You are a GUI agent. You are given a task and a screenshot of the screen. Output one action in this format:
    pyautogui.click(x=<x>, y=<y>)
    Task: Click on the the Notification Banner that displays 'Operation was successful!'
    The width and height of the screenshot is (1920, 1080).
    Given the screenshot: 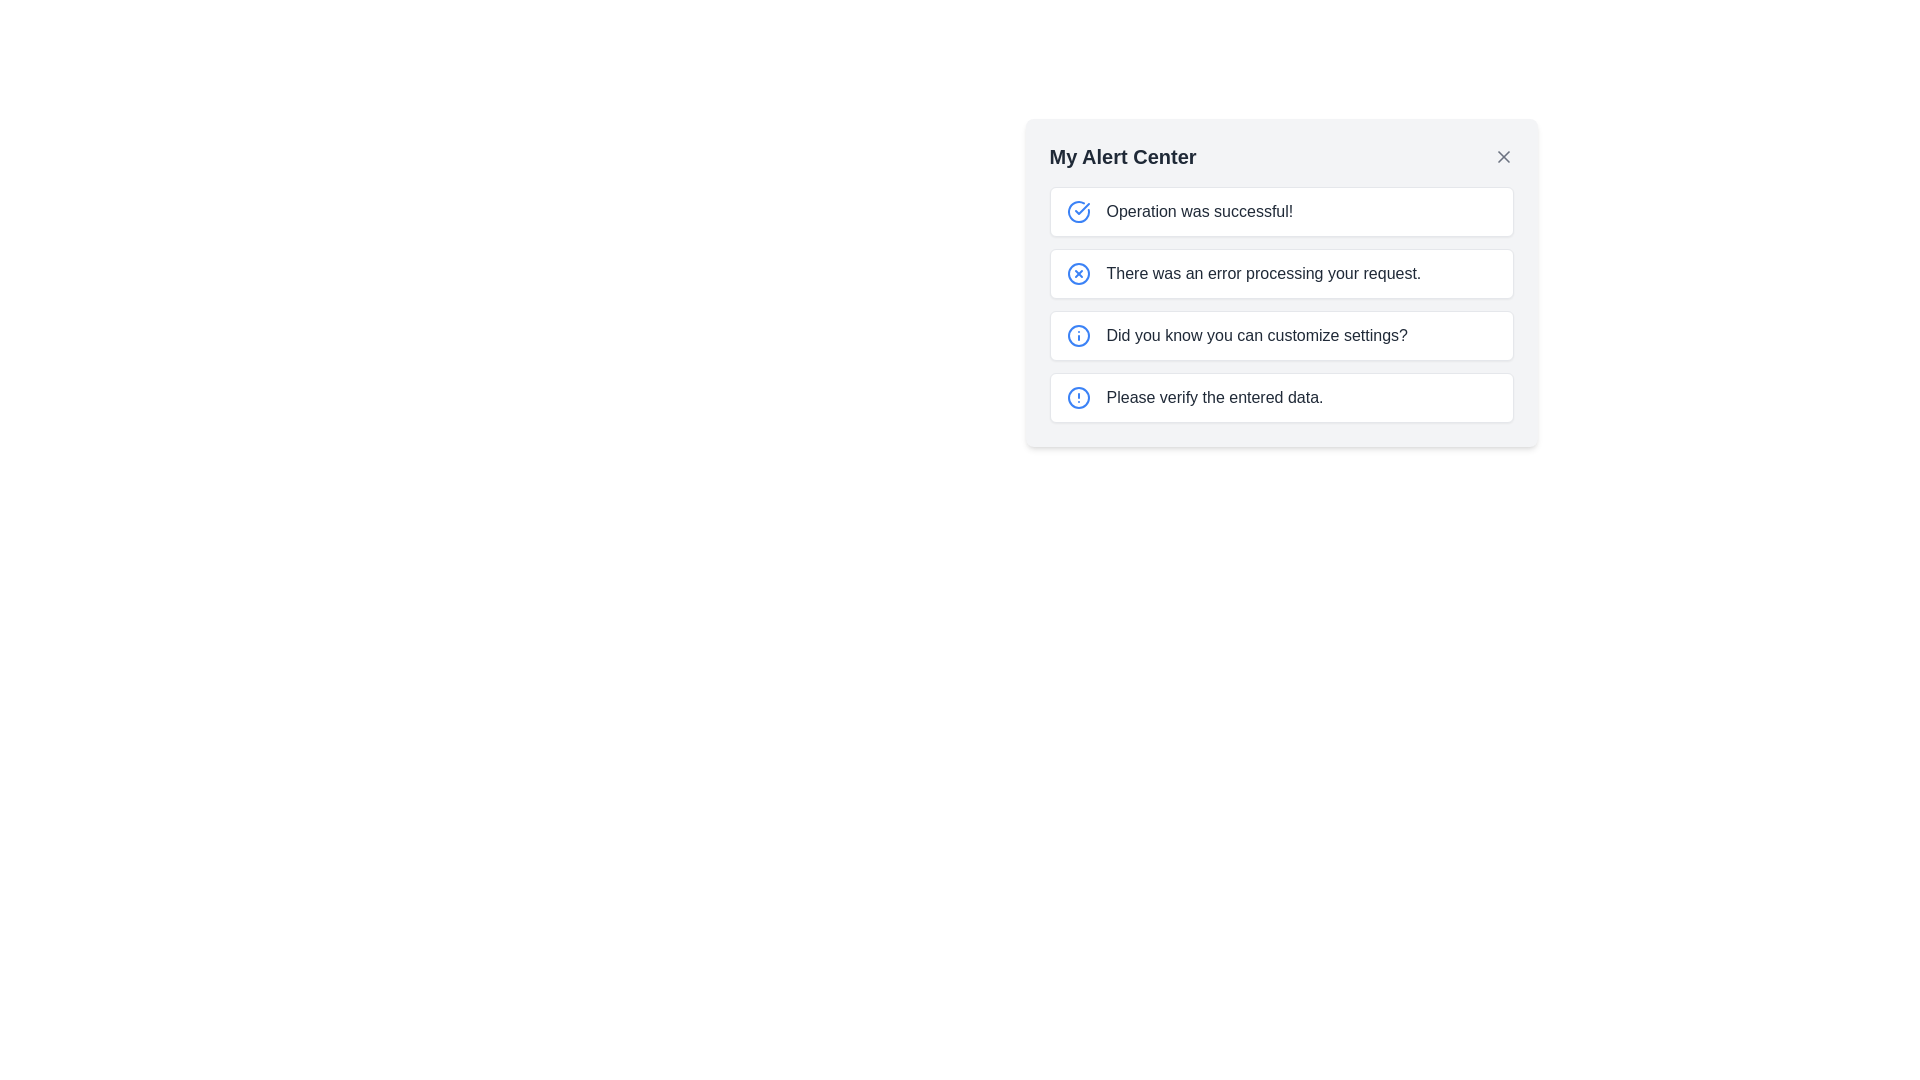 What is the action you would take?
    pyautogui.click(x=1281, y=212)
    